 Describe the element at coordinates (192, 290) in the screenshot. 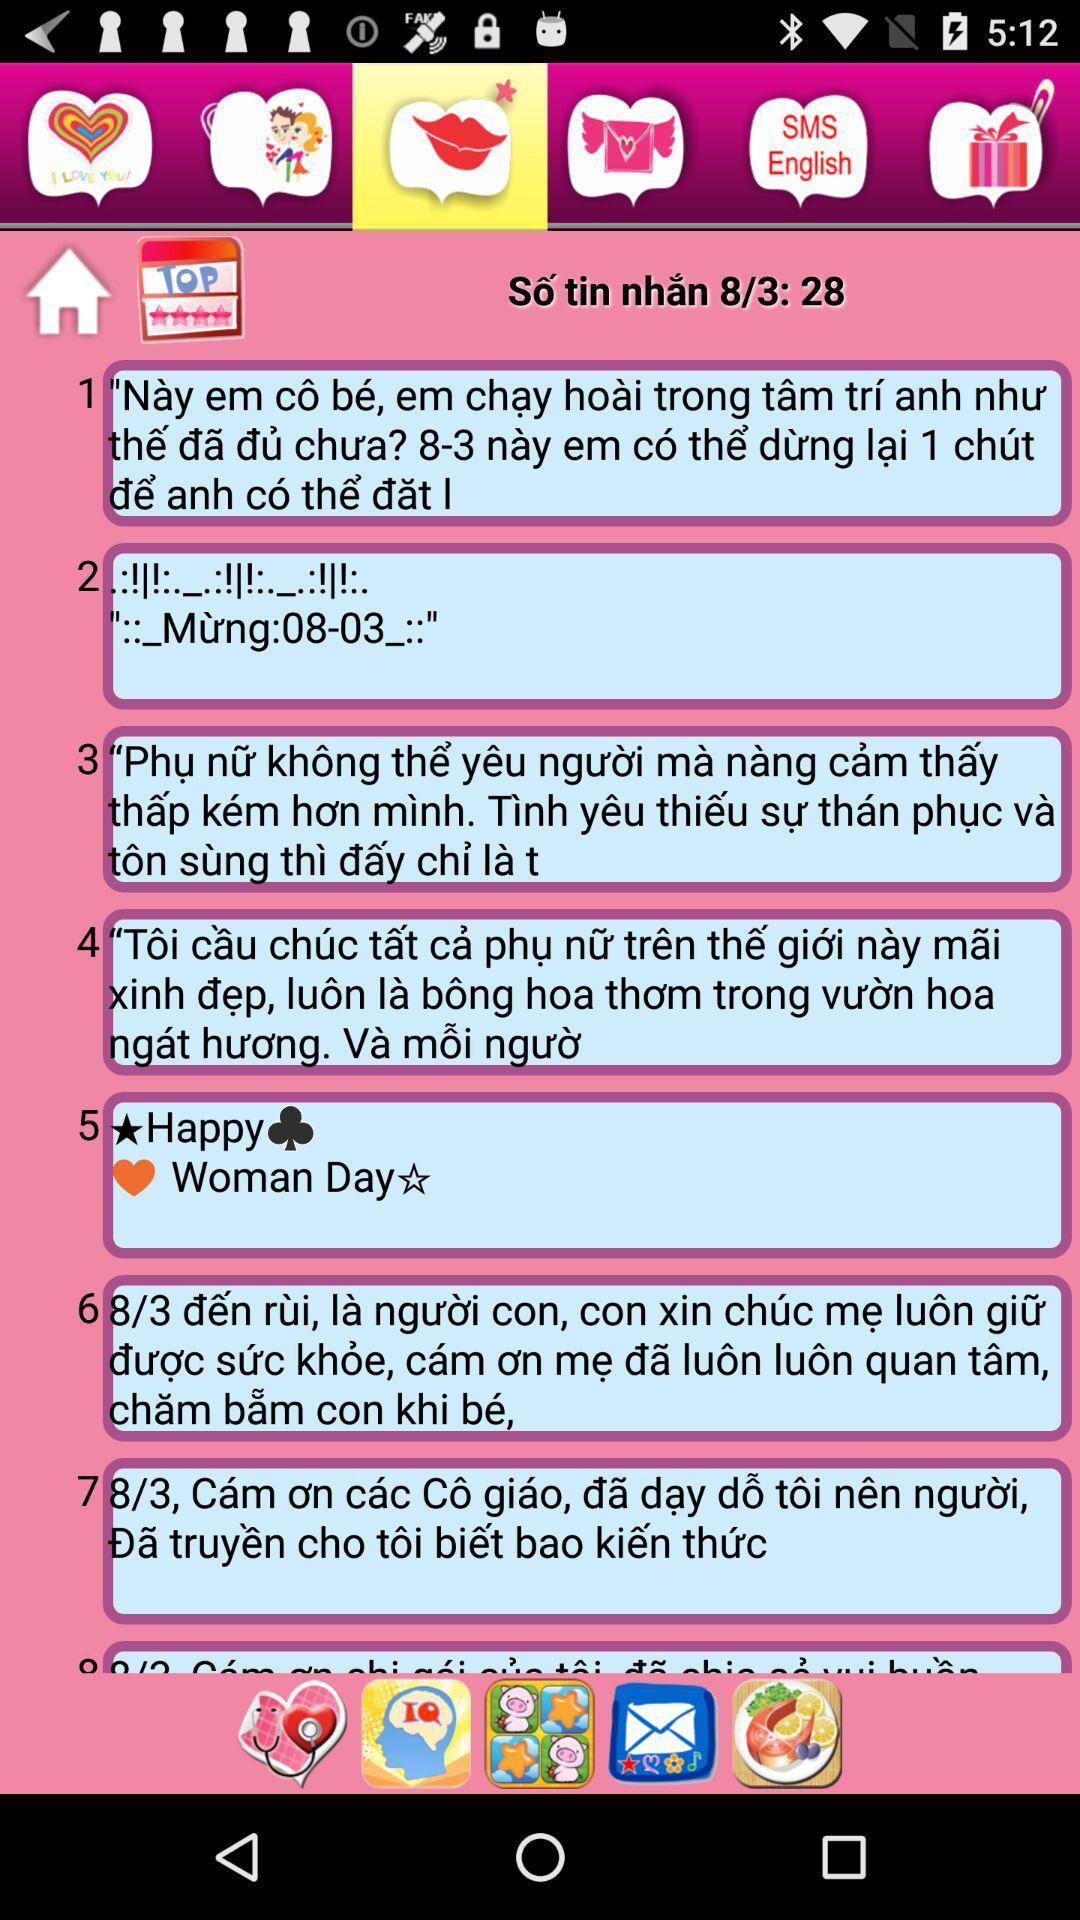

I see `show top options` at that location.